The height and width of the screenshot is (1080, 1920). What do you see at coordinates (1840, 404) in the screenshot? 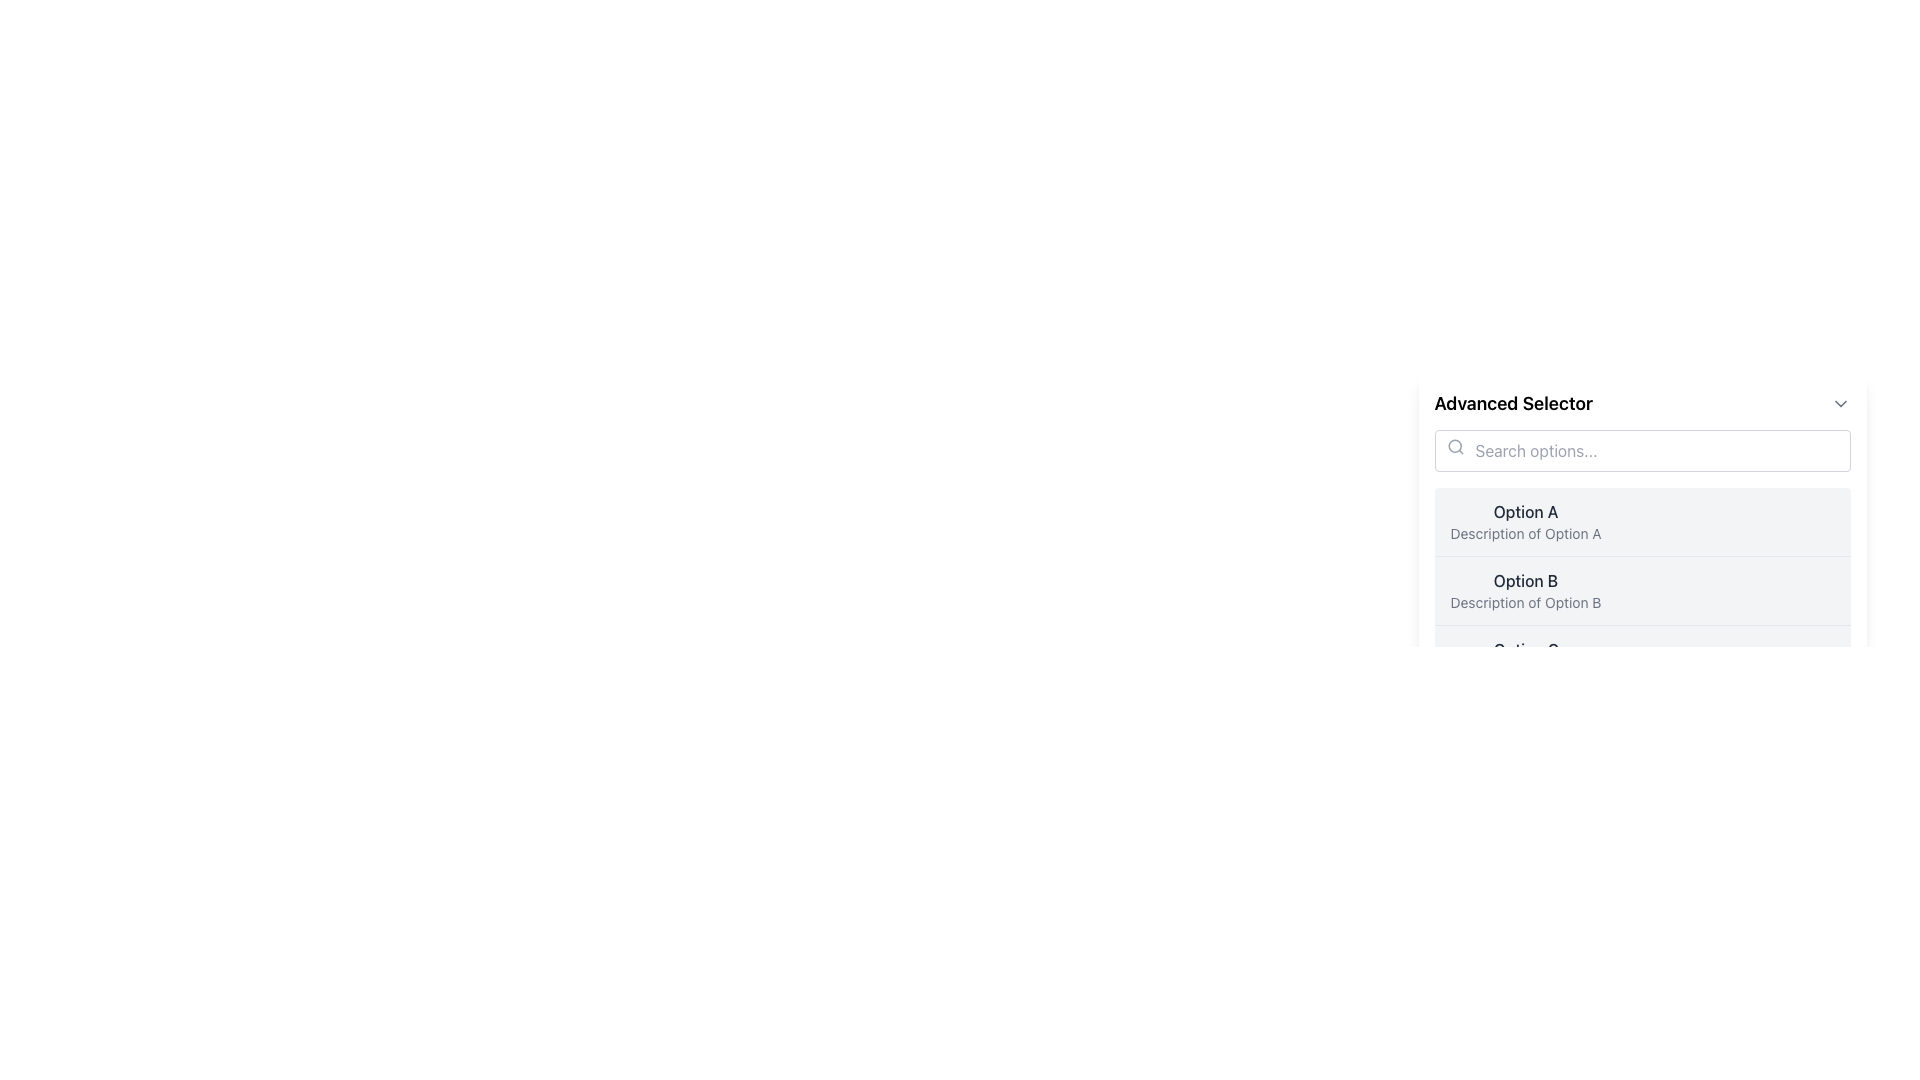
I see `the toggle icon located to the right of the 'Advanced Selector' label to change its color` at bounding box center [1840, 404].